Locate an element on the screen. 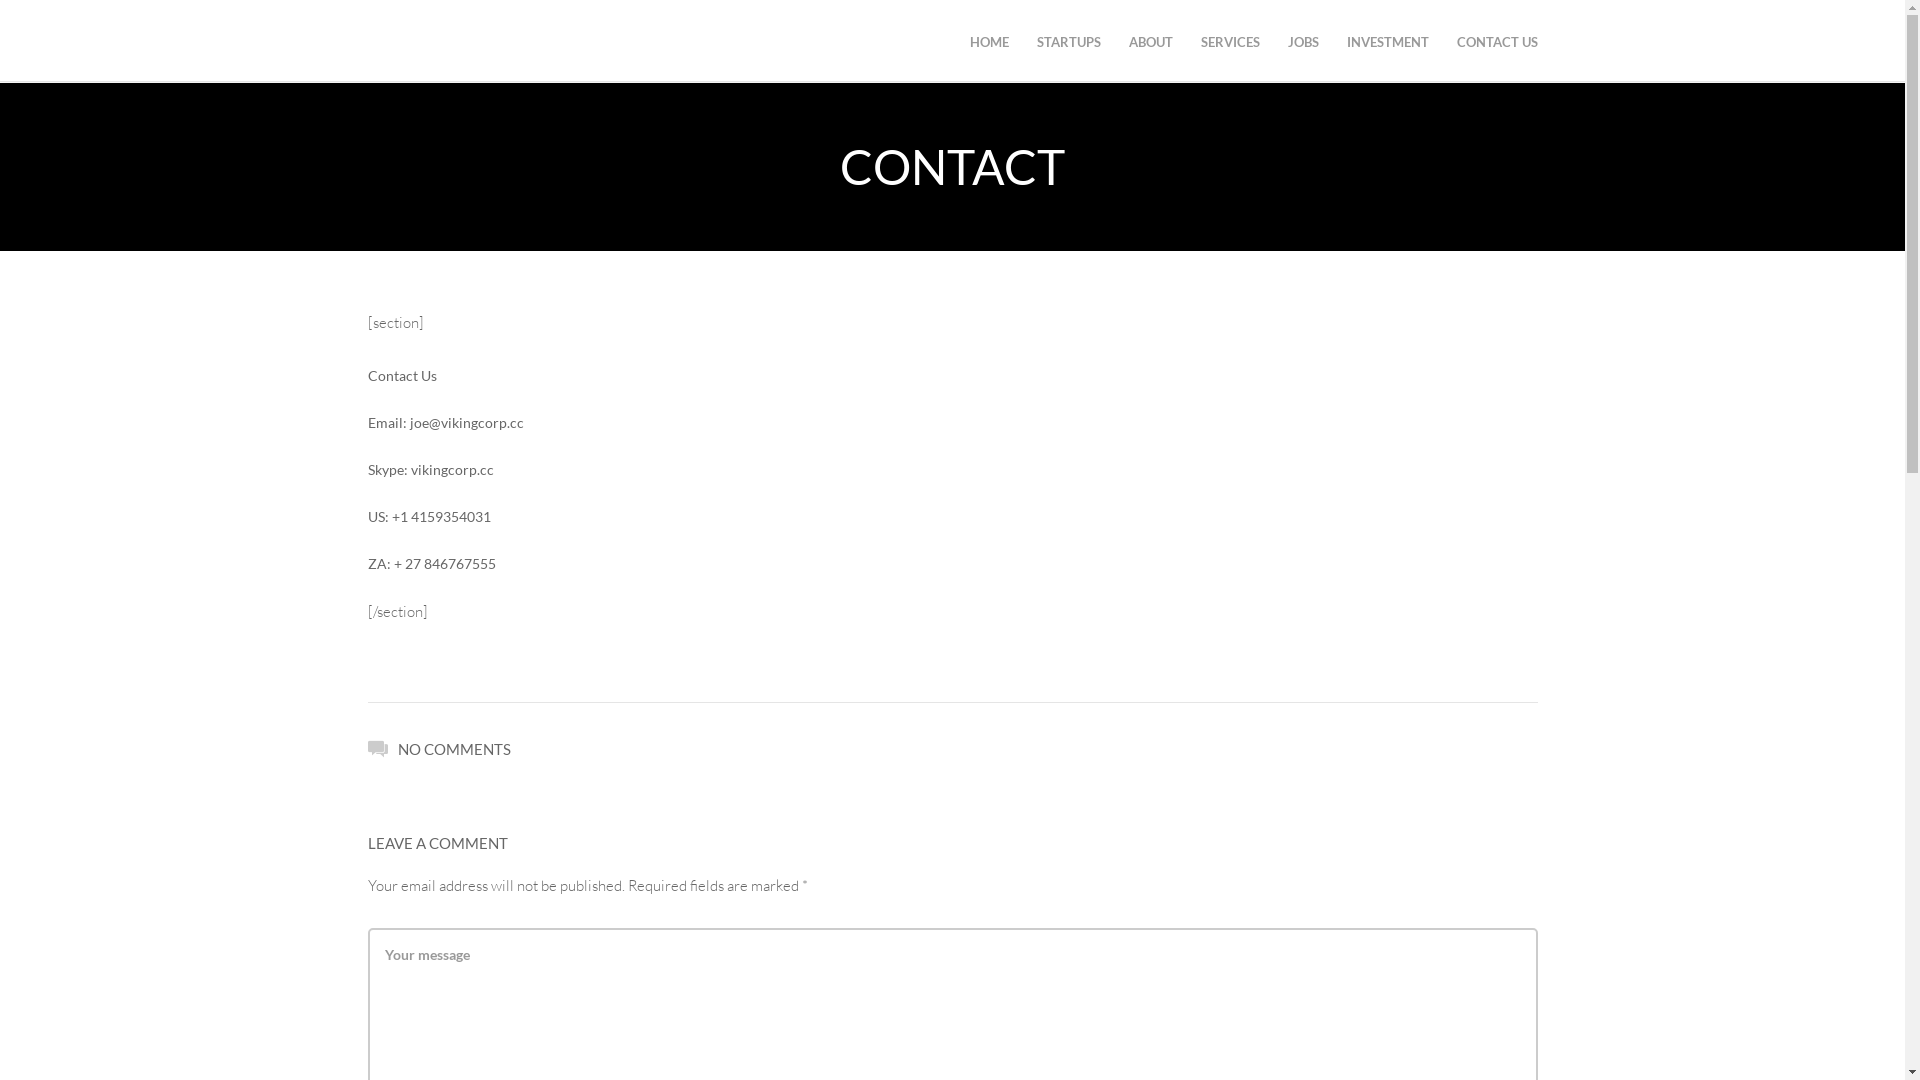 This screenshot has width=1920, height=1080. 'CONTACT US' is located at coordinates (1496, 42).